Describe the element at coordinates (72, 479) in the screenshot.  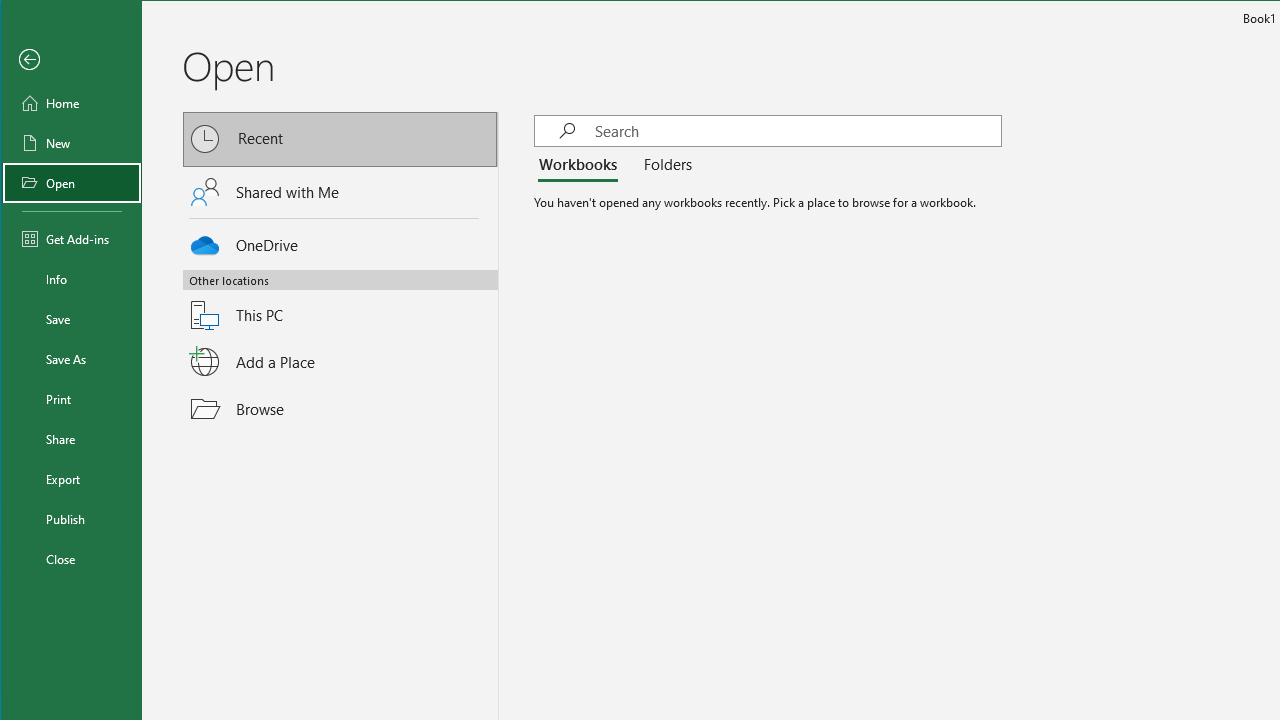
I see `'Export'` at that location.